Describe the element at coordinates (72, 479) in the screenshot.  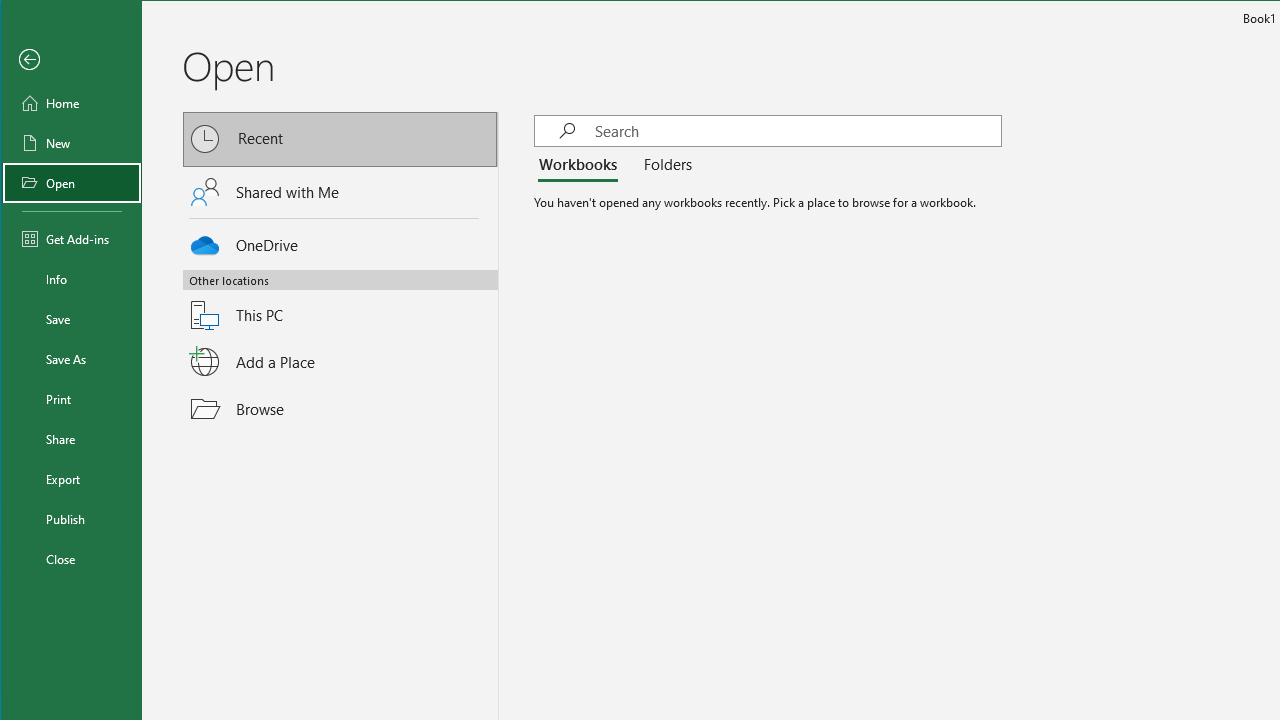
I see `'Export'` at that location.